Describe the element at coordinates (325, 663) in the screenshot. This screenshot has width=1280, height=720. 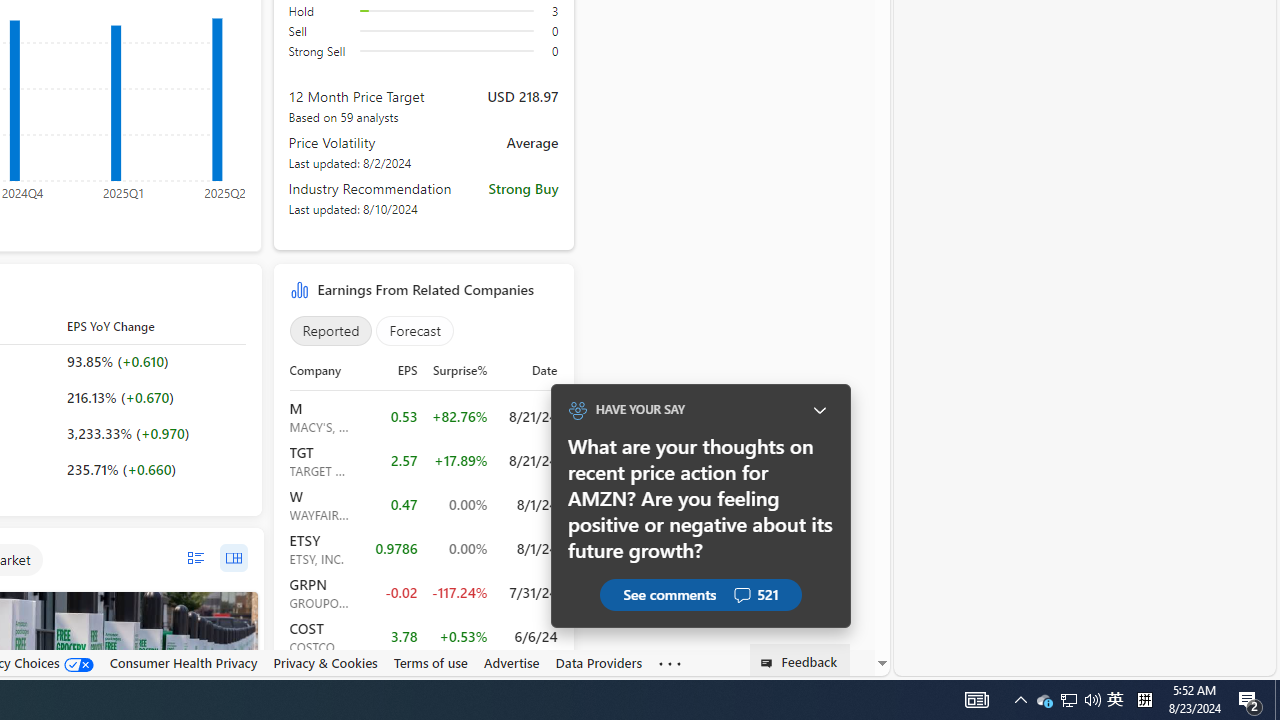
I see `'Privacy & Cookies'` at that location.